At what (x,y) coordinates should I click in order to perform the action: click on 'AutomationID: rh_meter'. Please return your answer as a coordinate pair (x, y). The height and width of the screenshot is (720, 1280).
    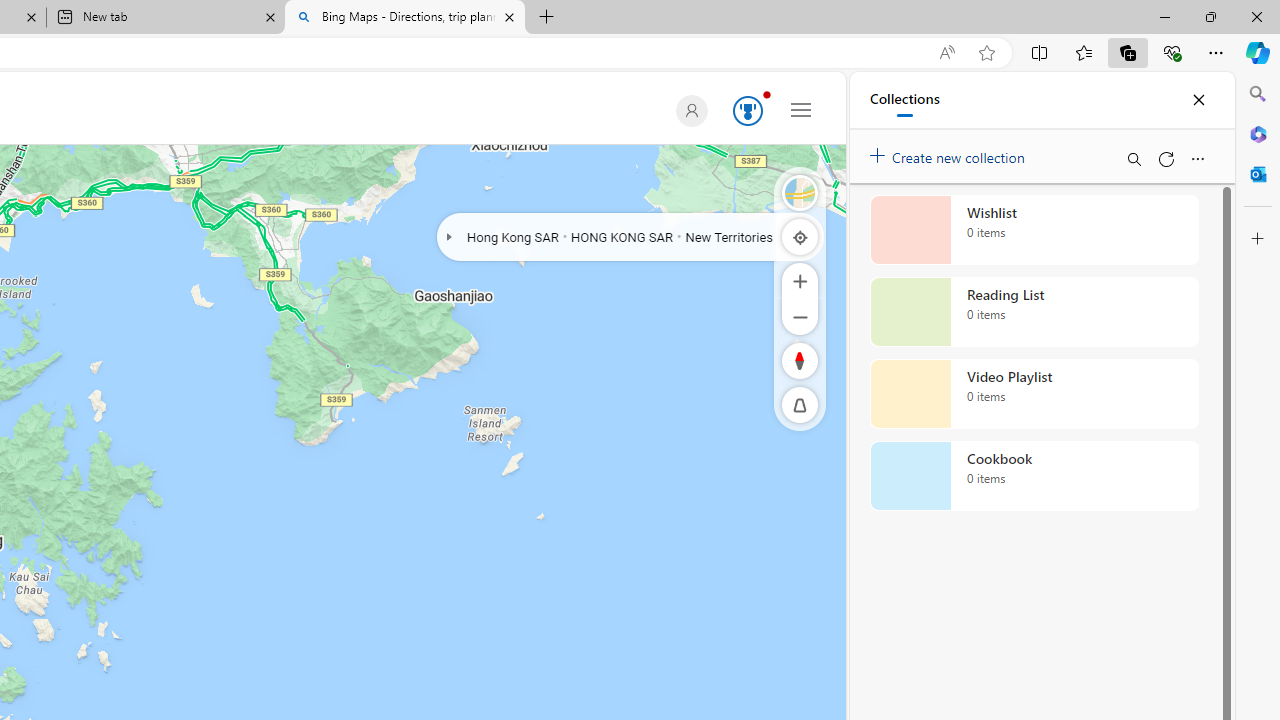
    Looking at the image, I should click on (747, 110).